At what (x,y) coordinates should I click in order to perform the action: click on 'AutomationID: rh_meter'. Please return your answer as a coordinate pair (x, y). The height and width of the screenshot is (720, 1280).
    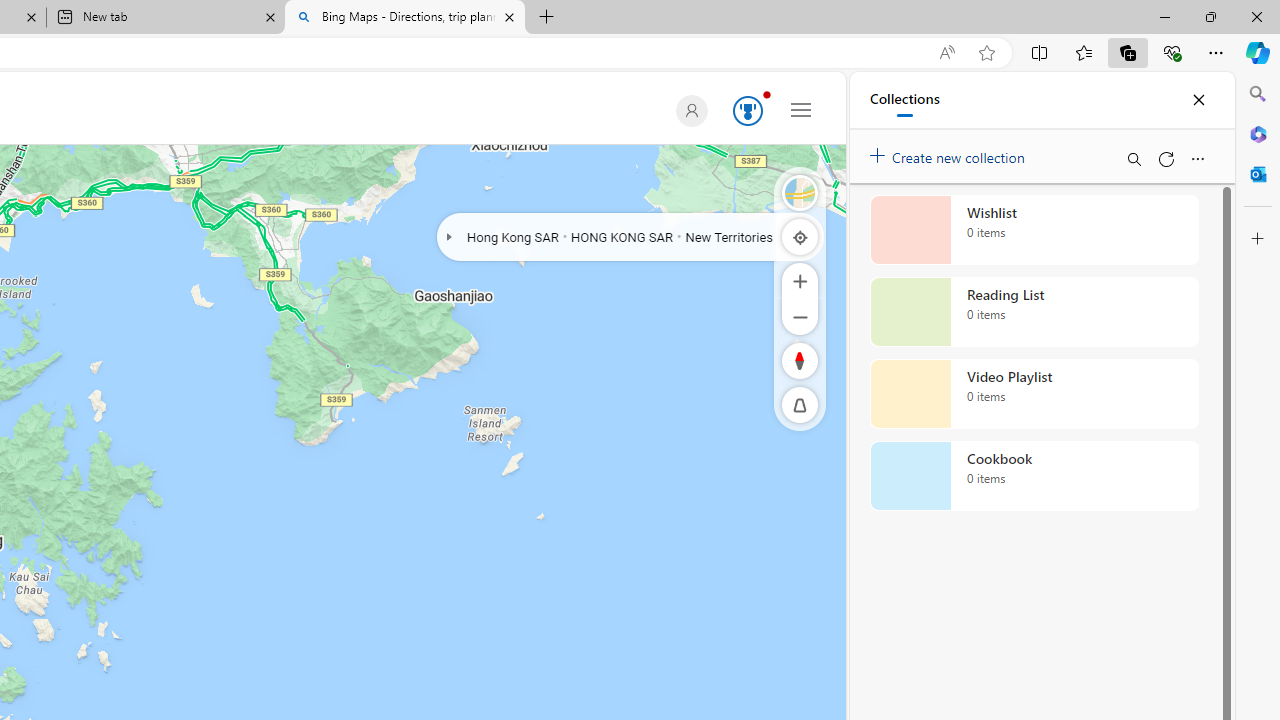
    Looking at the image, I should click on (747, 110).